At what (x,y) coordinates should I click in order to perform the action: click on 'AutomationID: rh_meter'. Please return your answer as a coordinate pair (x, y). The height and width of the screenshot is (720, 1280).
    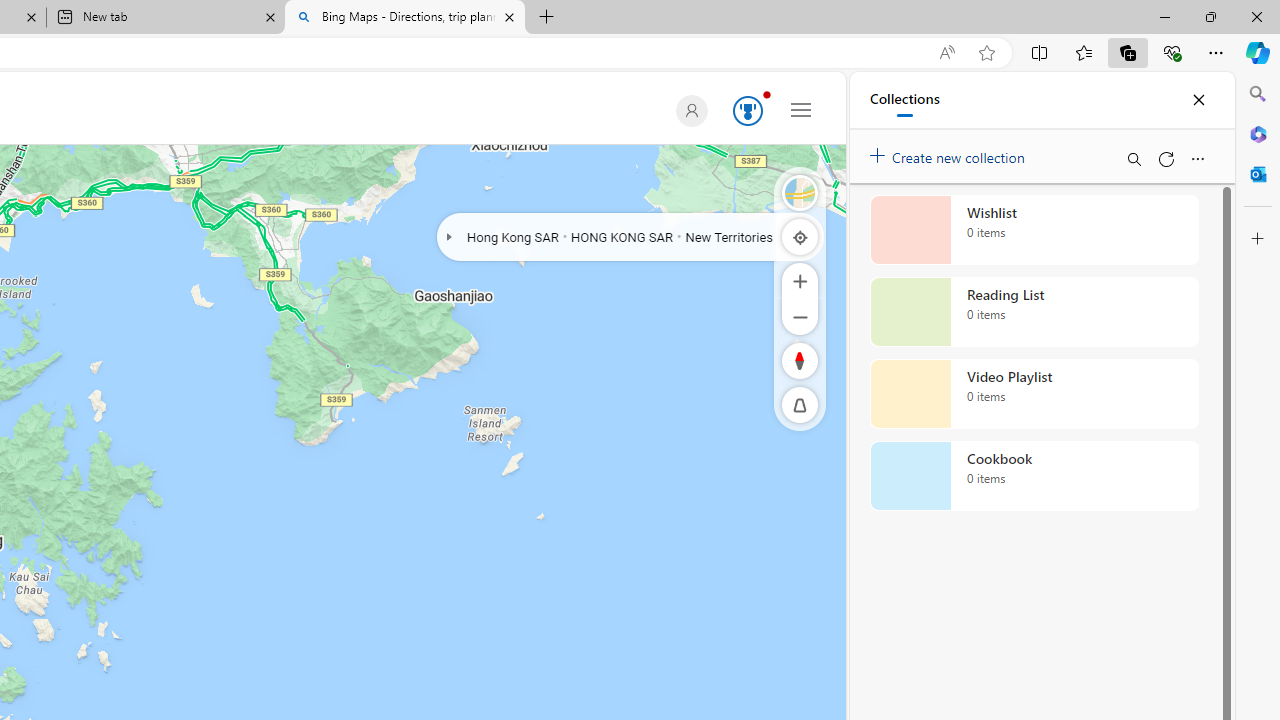
    Looking at the image, I should click on (747, 110).